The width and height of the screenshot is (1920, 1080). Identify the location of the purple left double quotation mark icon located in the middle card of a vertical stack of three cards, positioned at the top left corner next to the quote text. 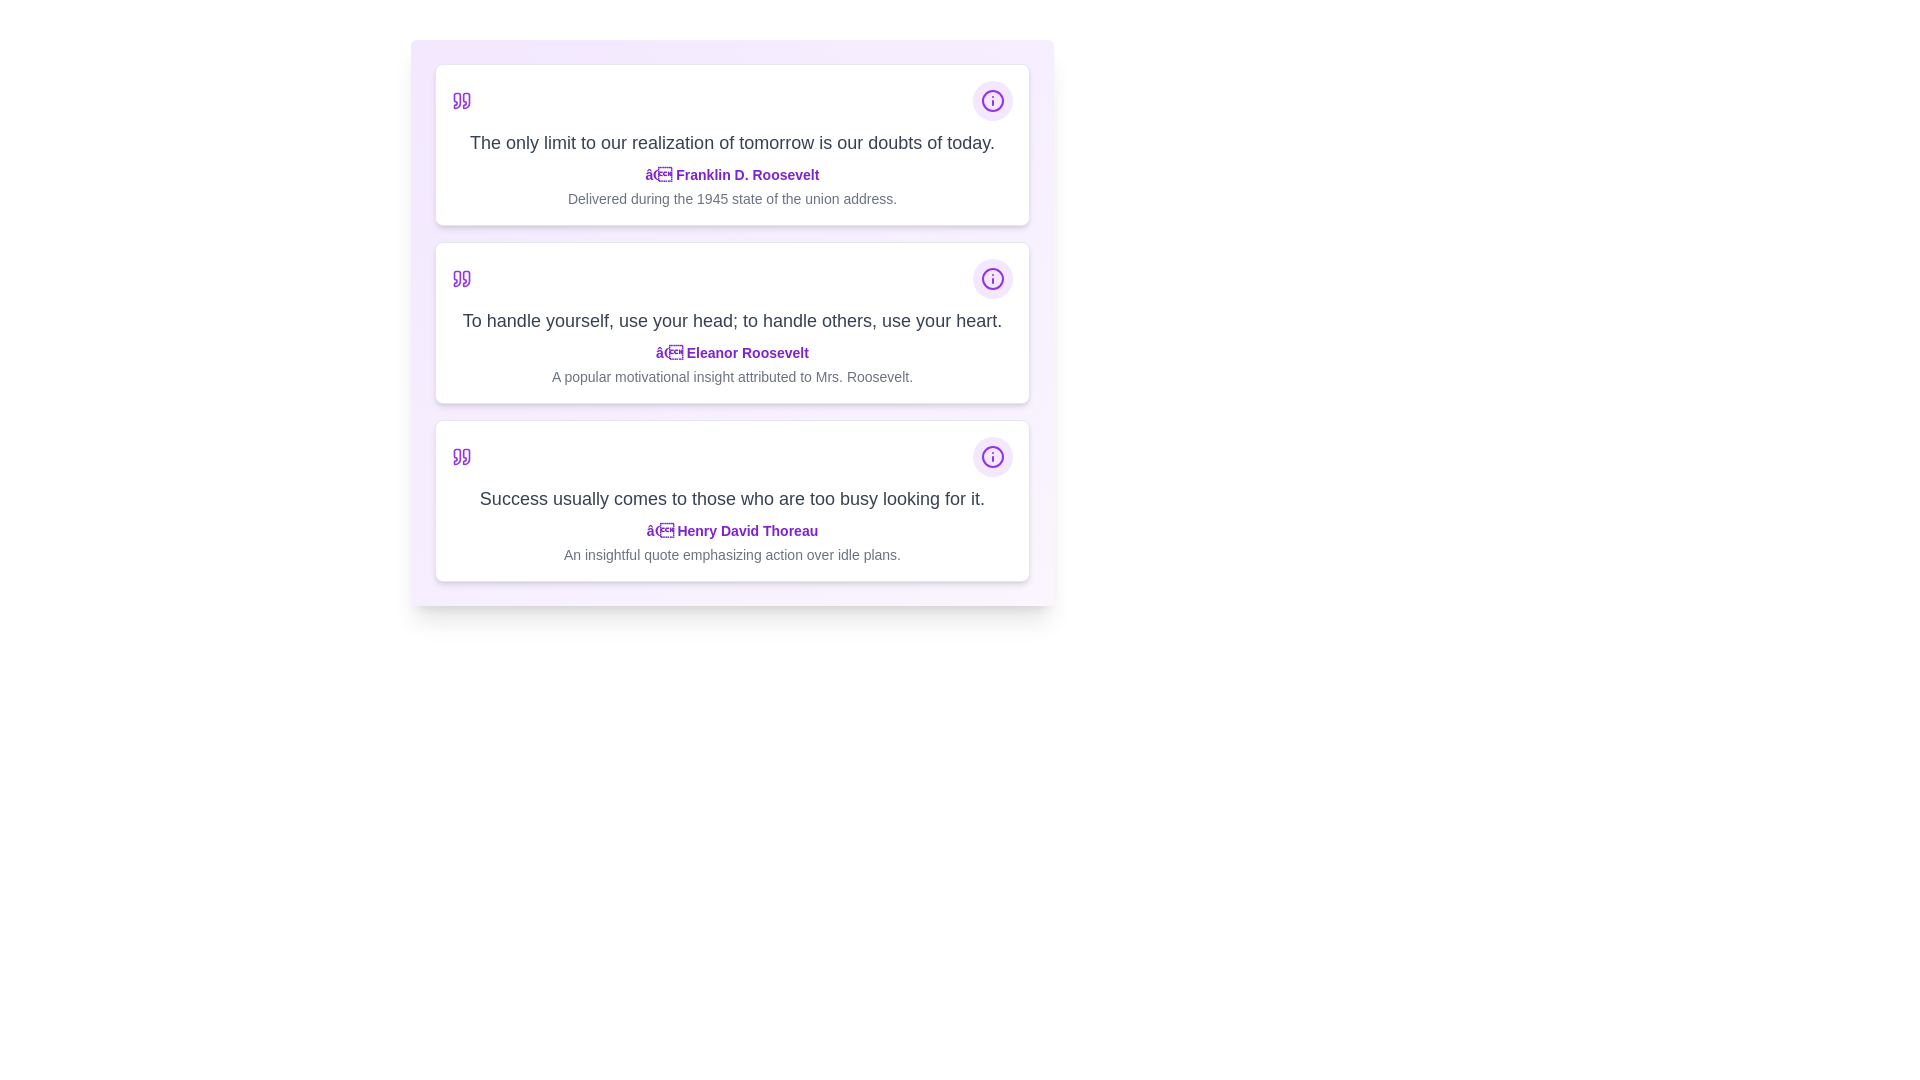
(456, 278).